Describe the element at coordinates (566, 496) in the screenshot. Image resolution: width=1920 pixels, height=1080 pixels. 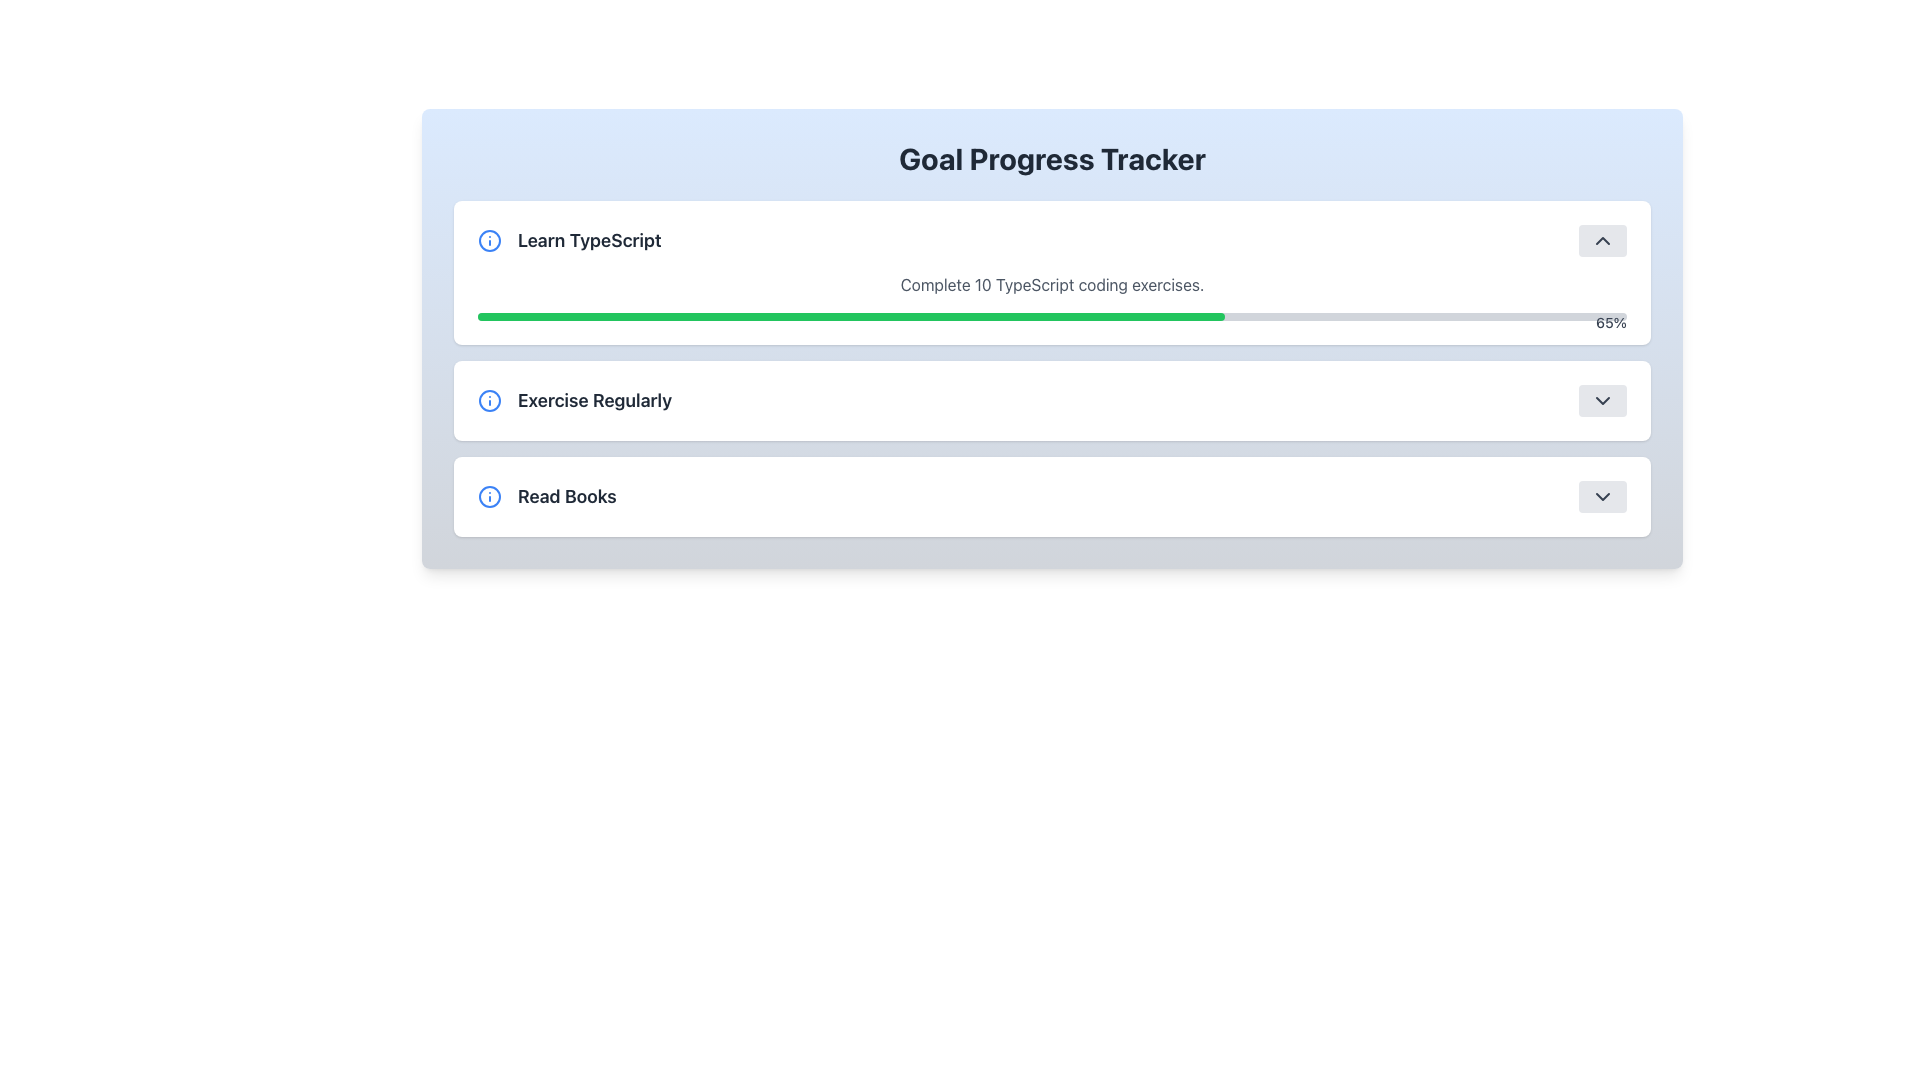
I see `text from the Text Label that describes the associated activity or task in the progress tracker interface, located below 'Exercise Regularly' and next to an info icon` at that location.